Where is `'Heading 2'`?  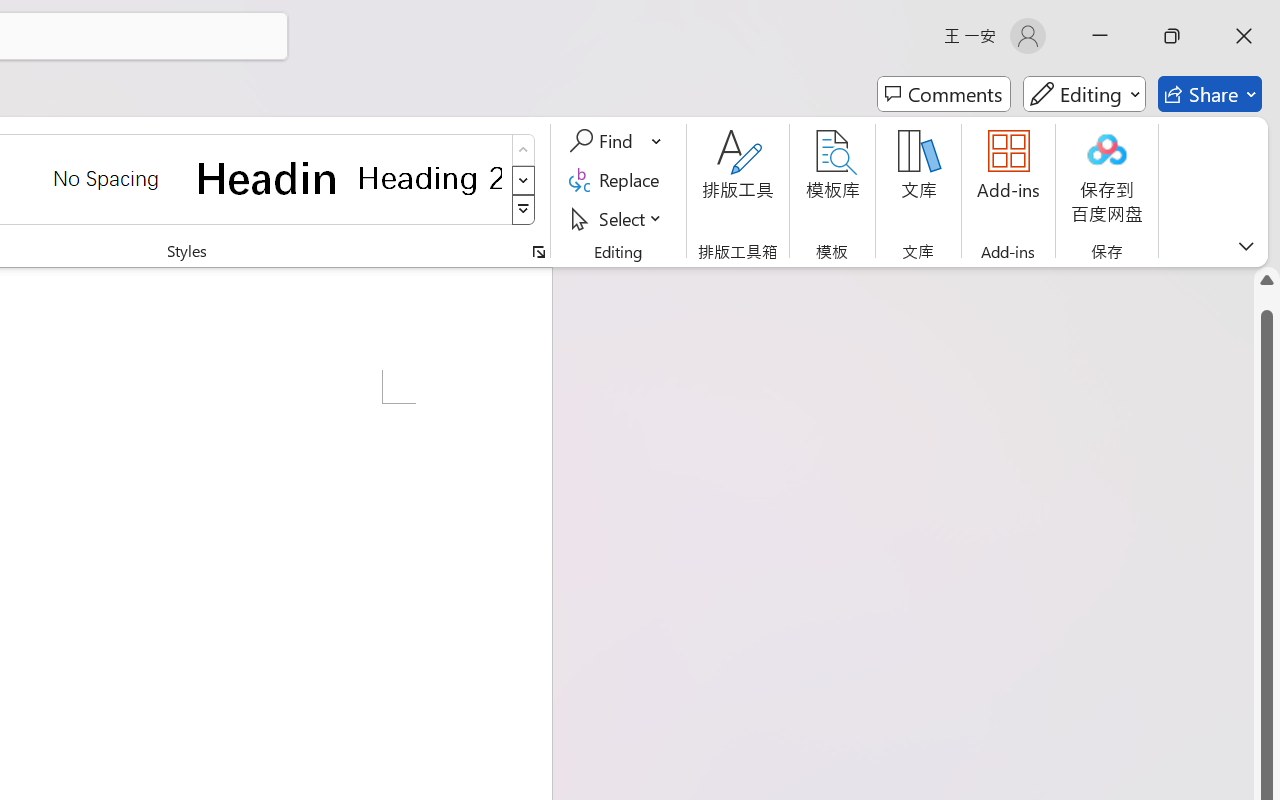
'Heading 2' is located at coordinates (429, 177).